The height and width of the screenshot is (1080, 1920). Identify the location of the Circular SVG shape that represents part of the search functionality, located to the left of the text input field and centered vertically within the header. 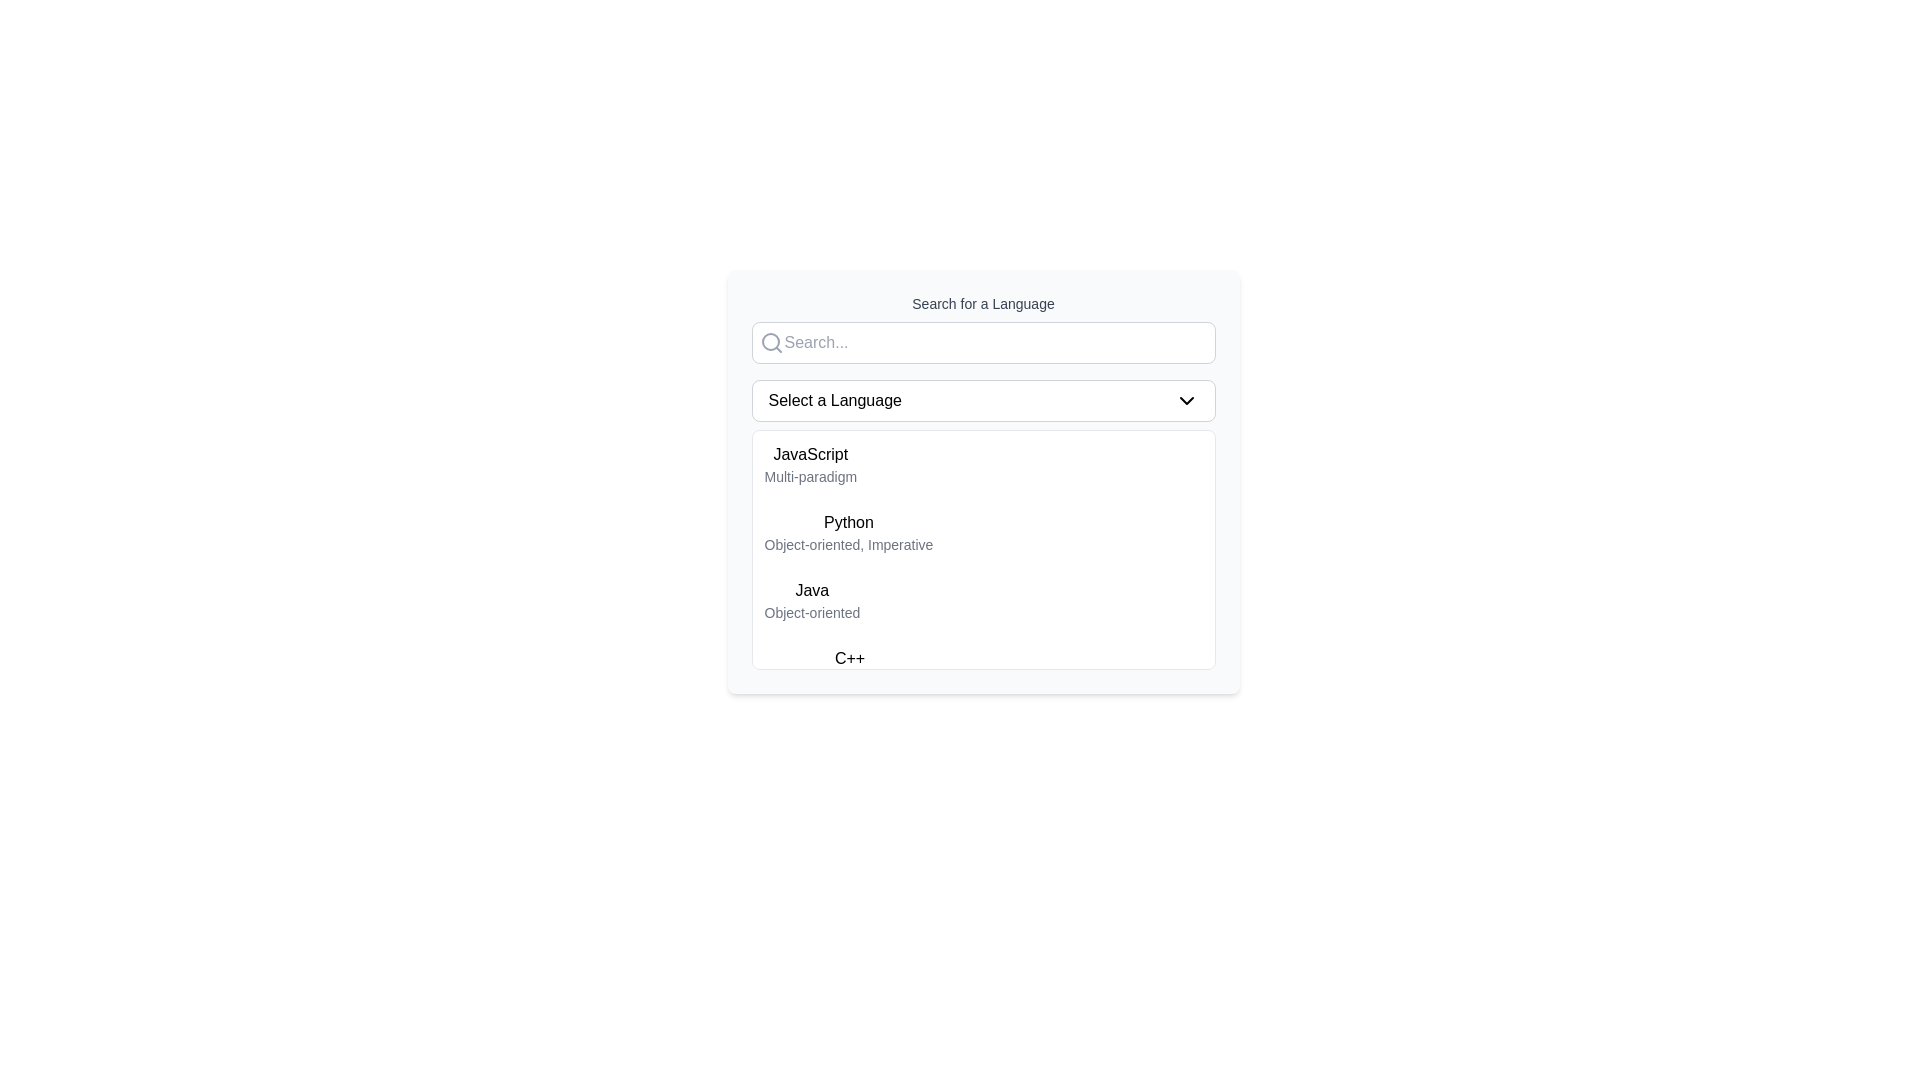
(769, 341).